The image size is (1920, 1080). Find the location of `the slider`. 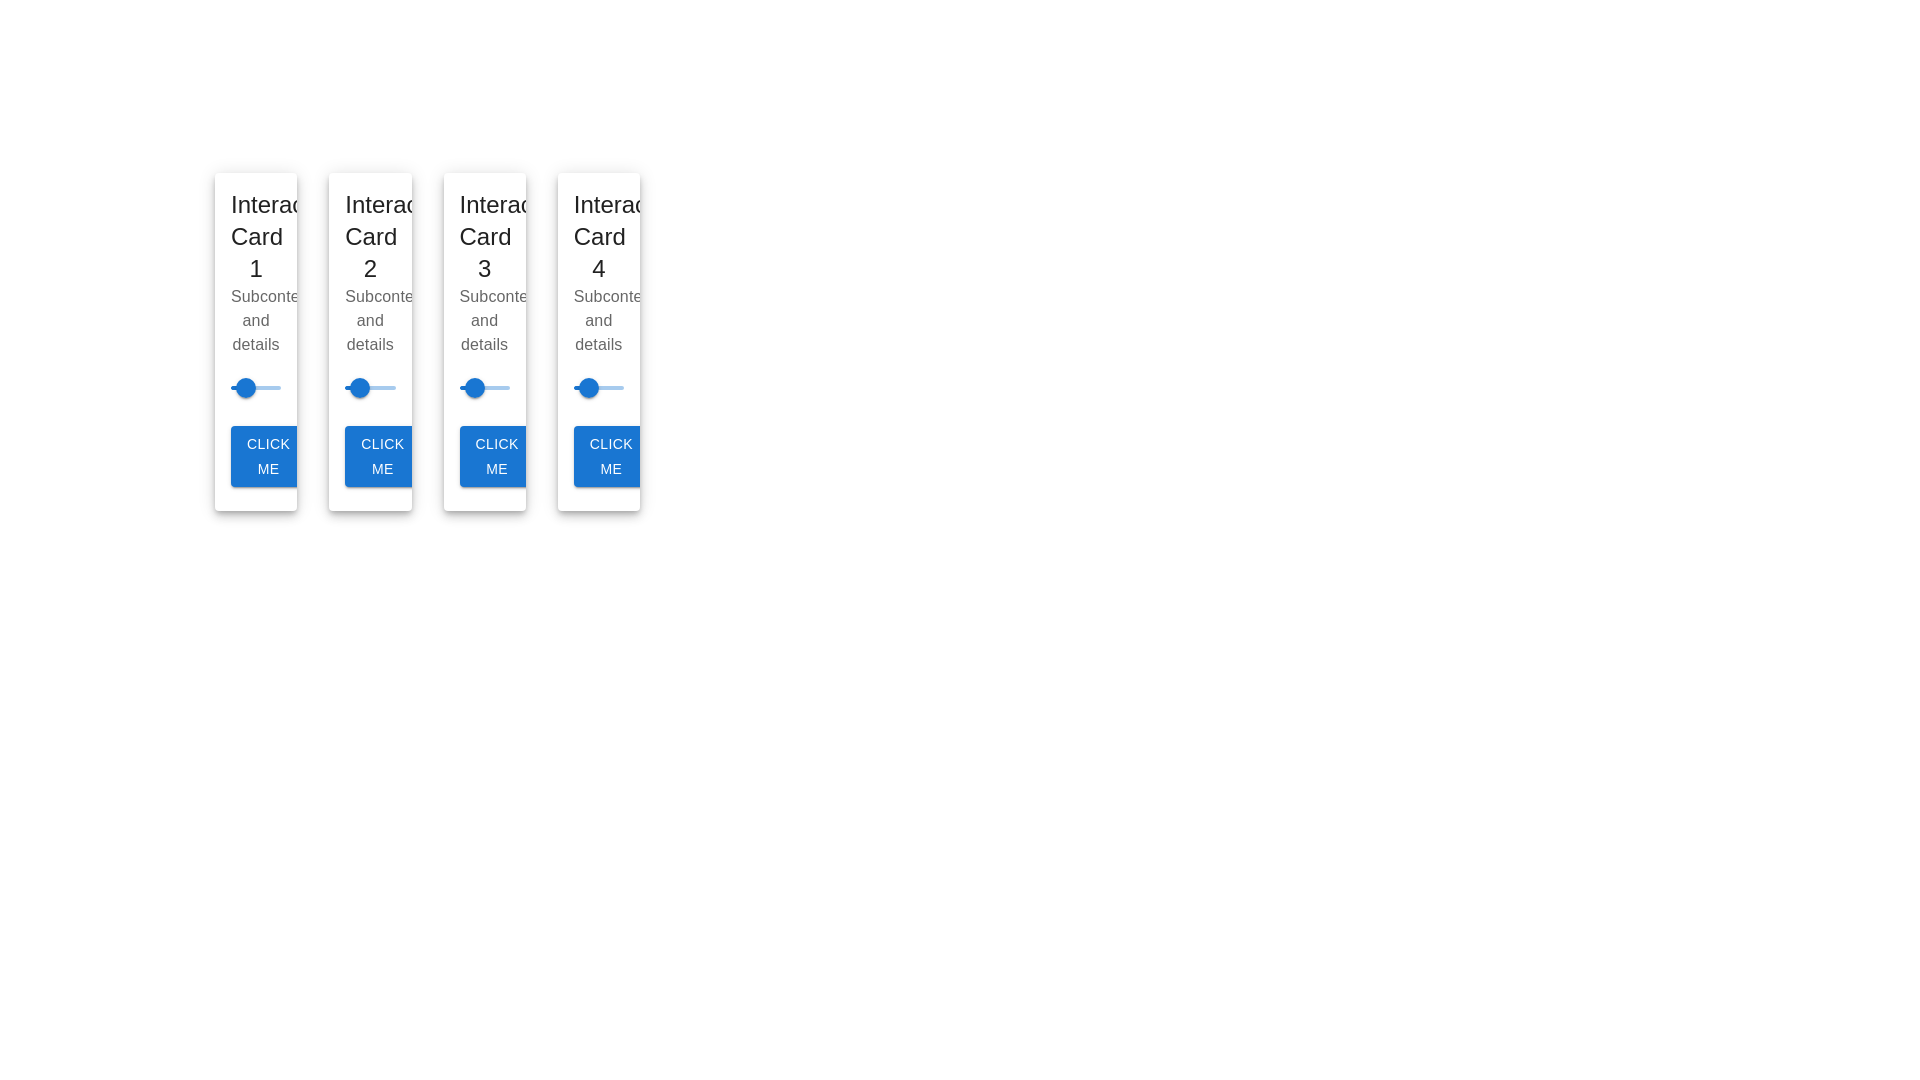

the slider is located at coordinates (366, 388).